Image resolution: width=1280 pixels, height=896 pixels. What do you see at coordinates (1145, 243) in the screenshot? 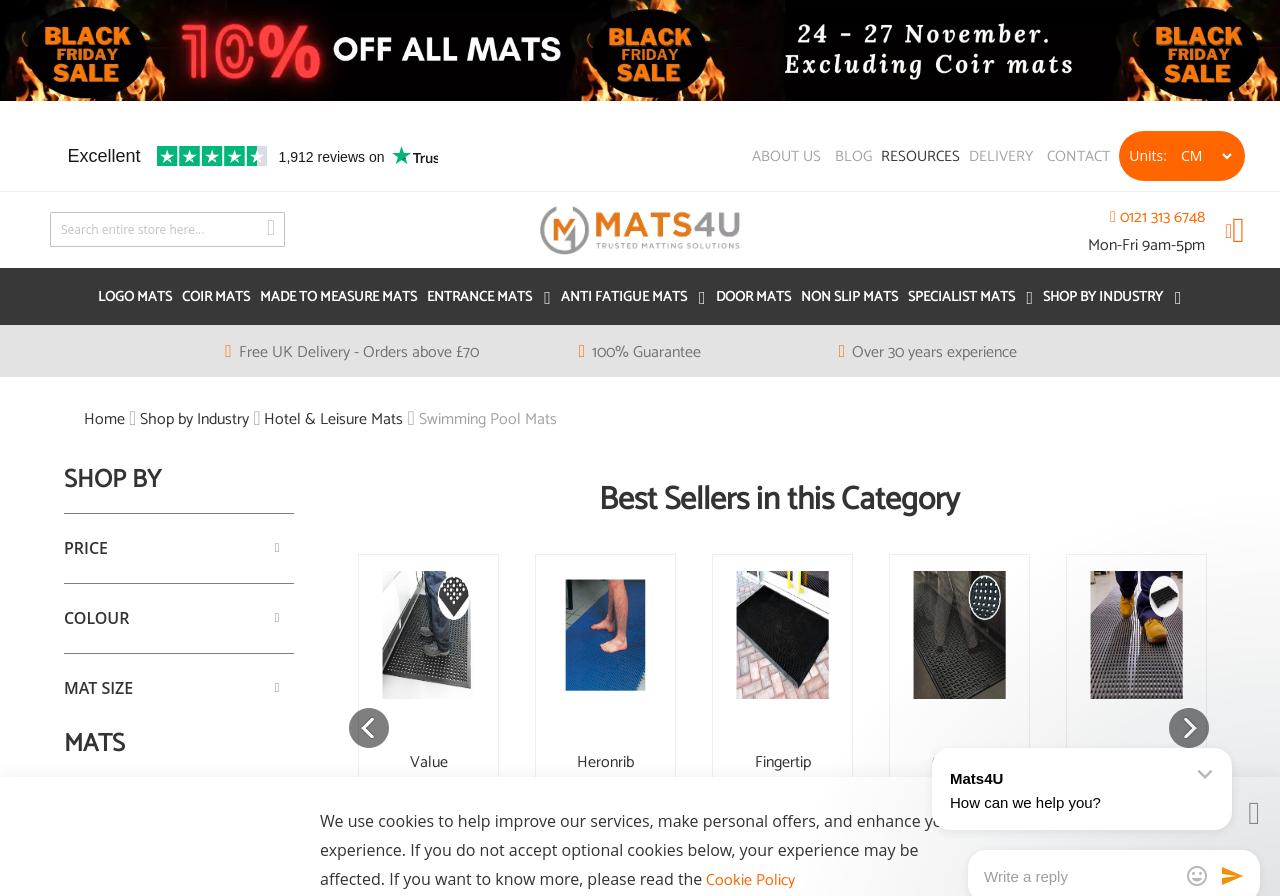
I see `'Mon-Fri 9am-5pm'` at bounding box center [1145, 243].